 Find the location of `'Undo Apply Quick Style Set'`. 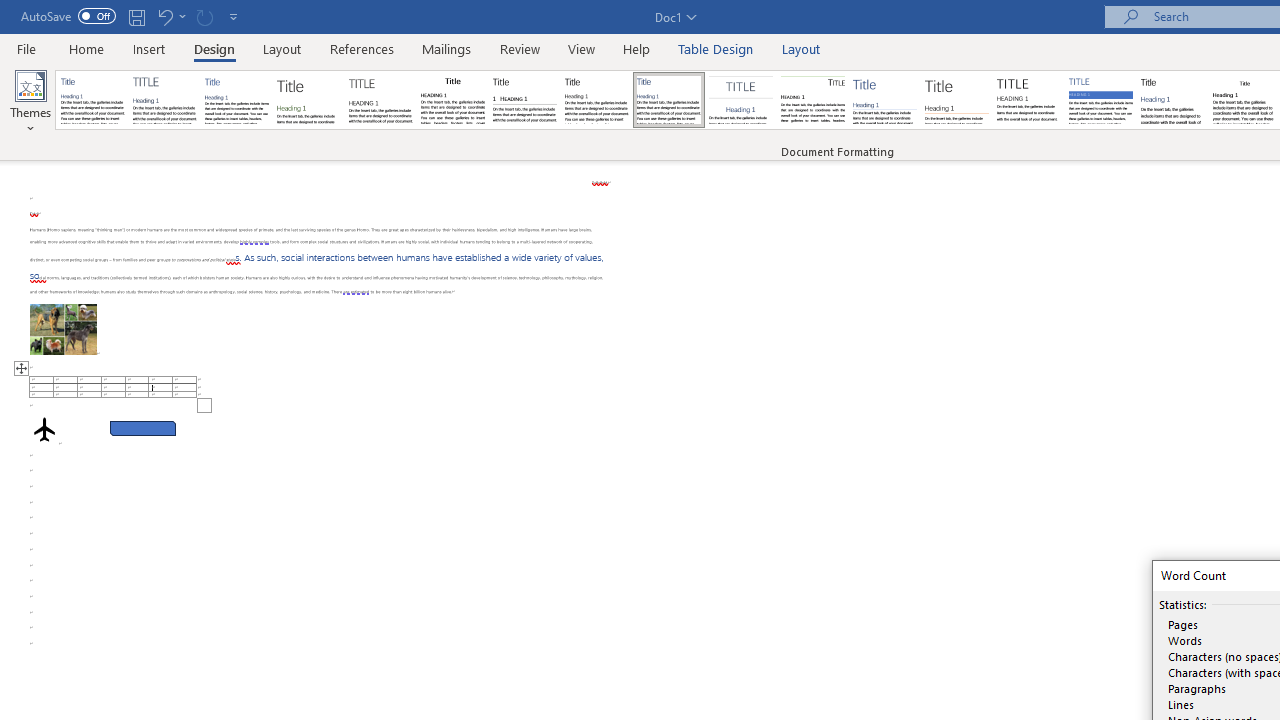

'Undo Apply Quick Style Set' is located at coordinates (164, 16).